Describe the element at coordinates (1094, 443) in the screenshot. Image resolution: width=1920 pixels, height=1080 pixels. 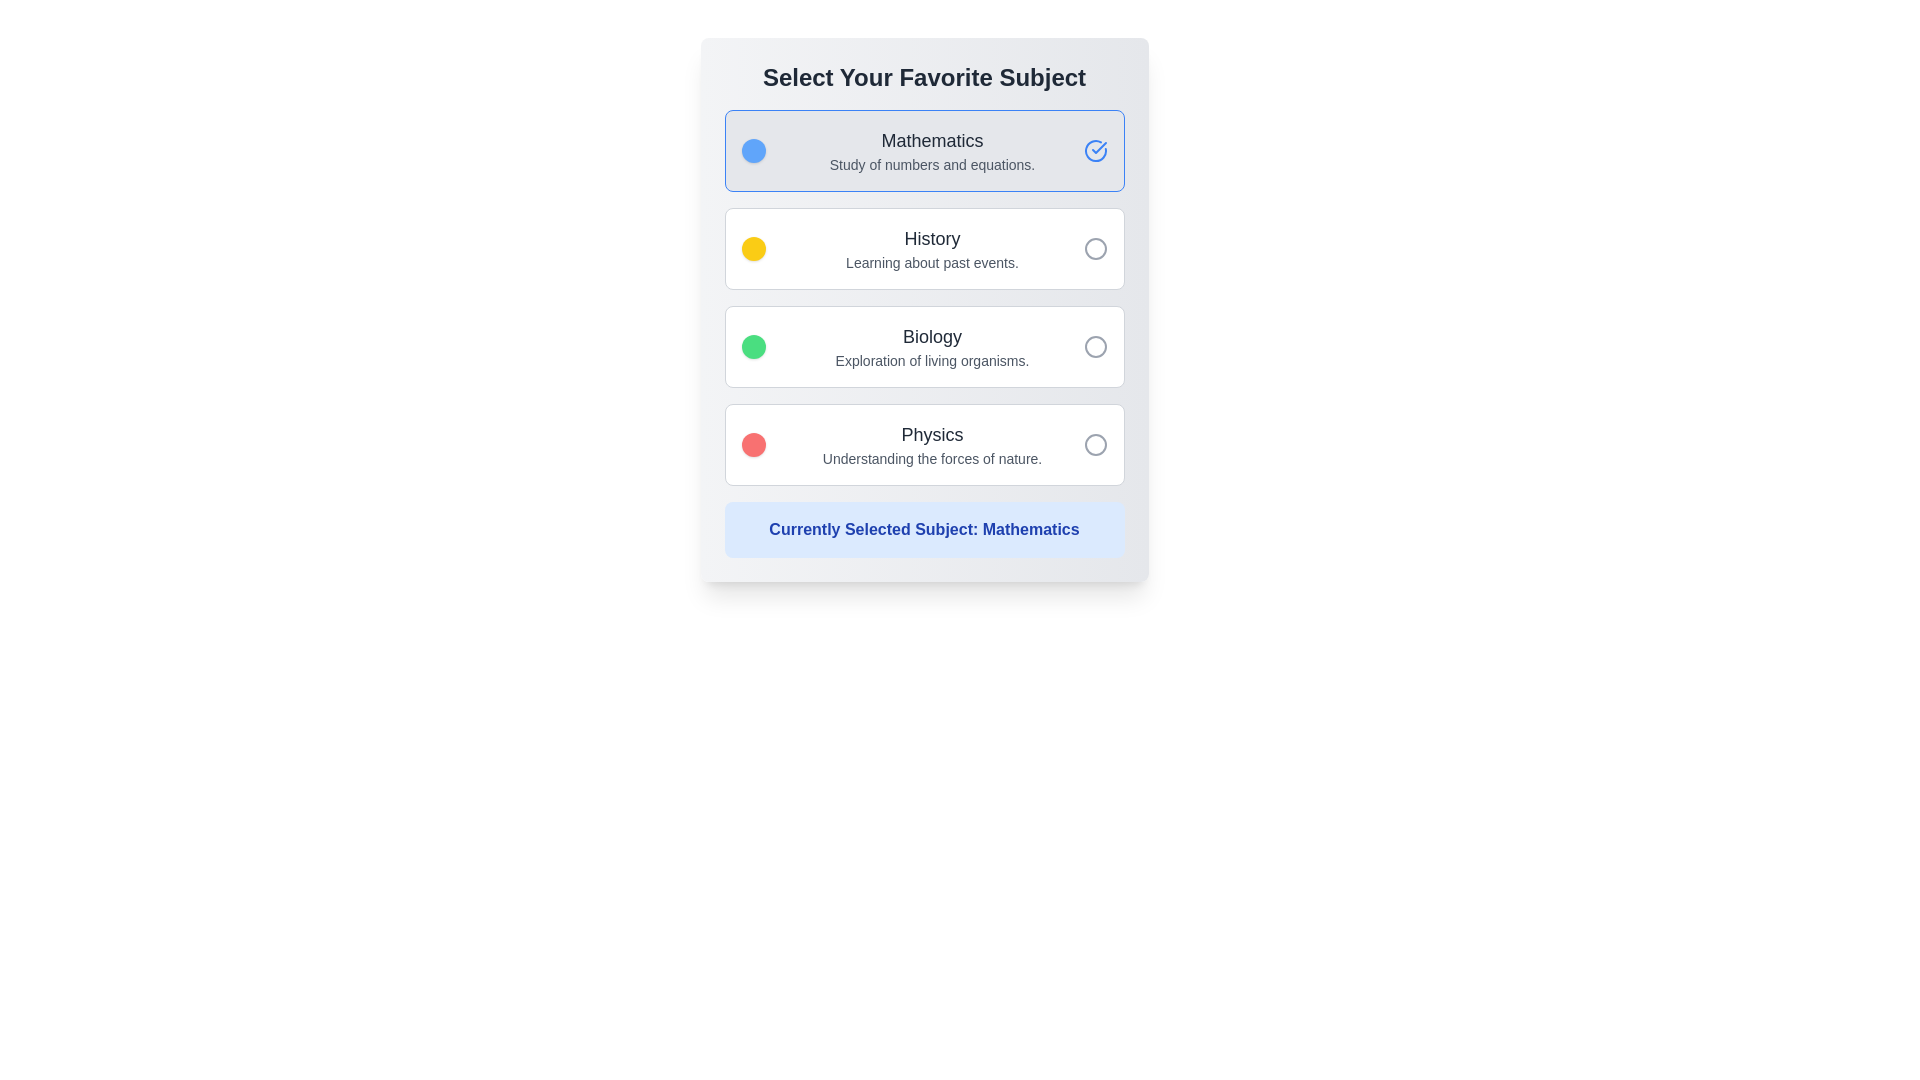
I see `the icon located in the fourth row (Physics) of the subject selection interface, which slightly overlaps with the red circular icon` at that location.